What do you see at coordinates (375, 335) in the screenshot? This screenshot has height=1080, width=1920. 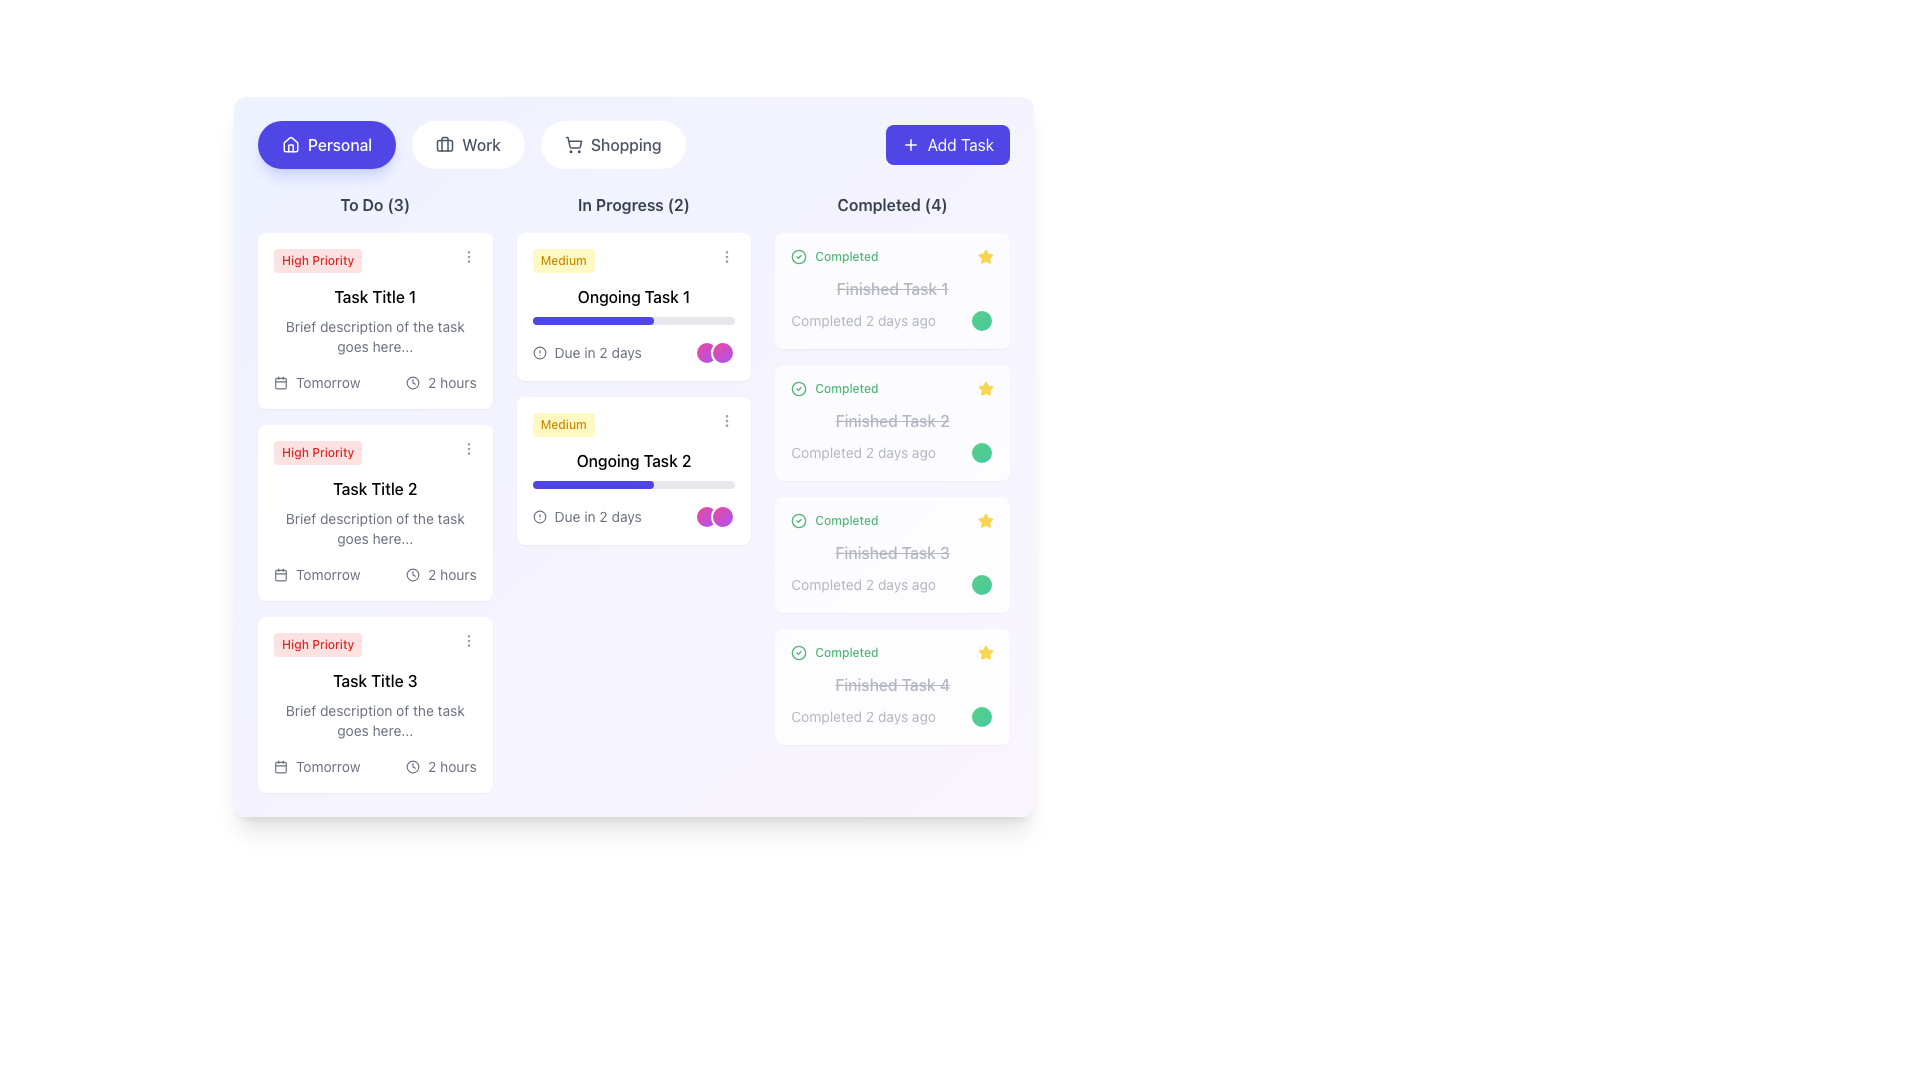 I see `the text element that provides a brief description or summary for 'Task Title 1', located above 'Tomorrow2 hours' in the first task card of the 'To Do' column` at bounding box center [375, 335].